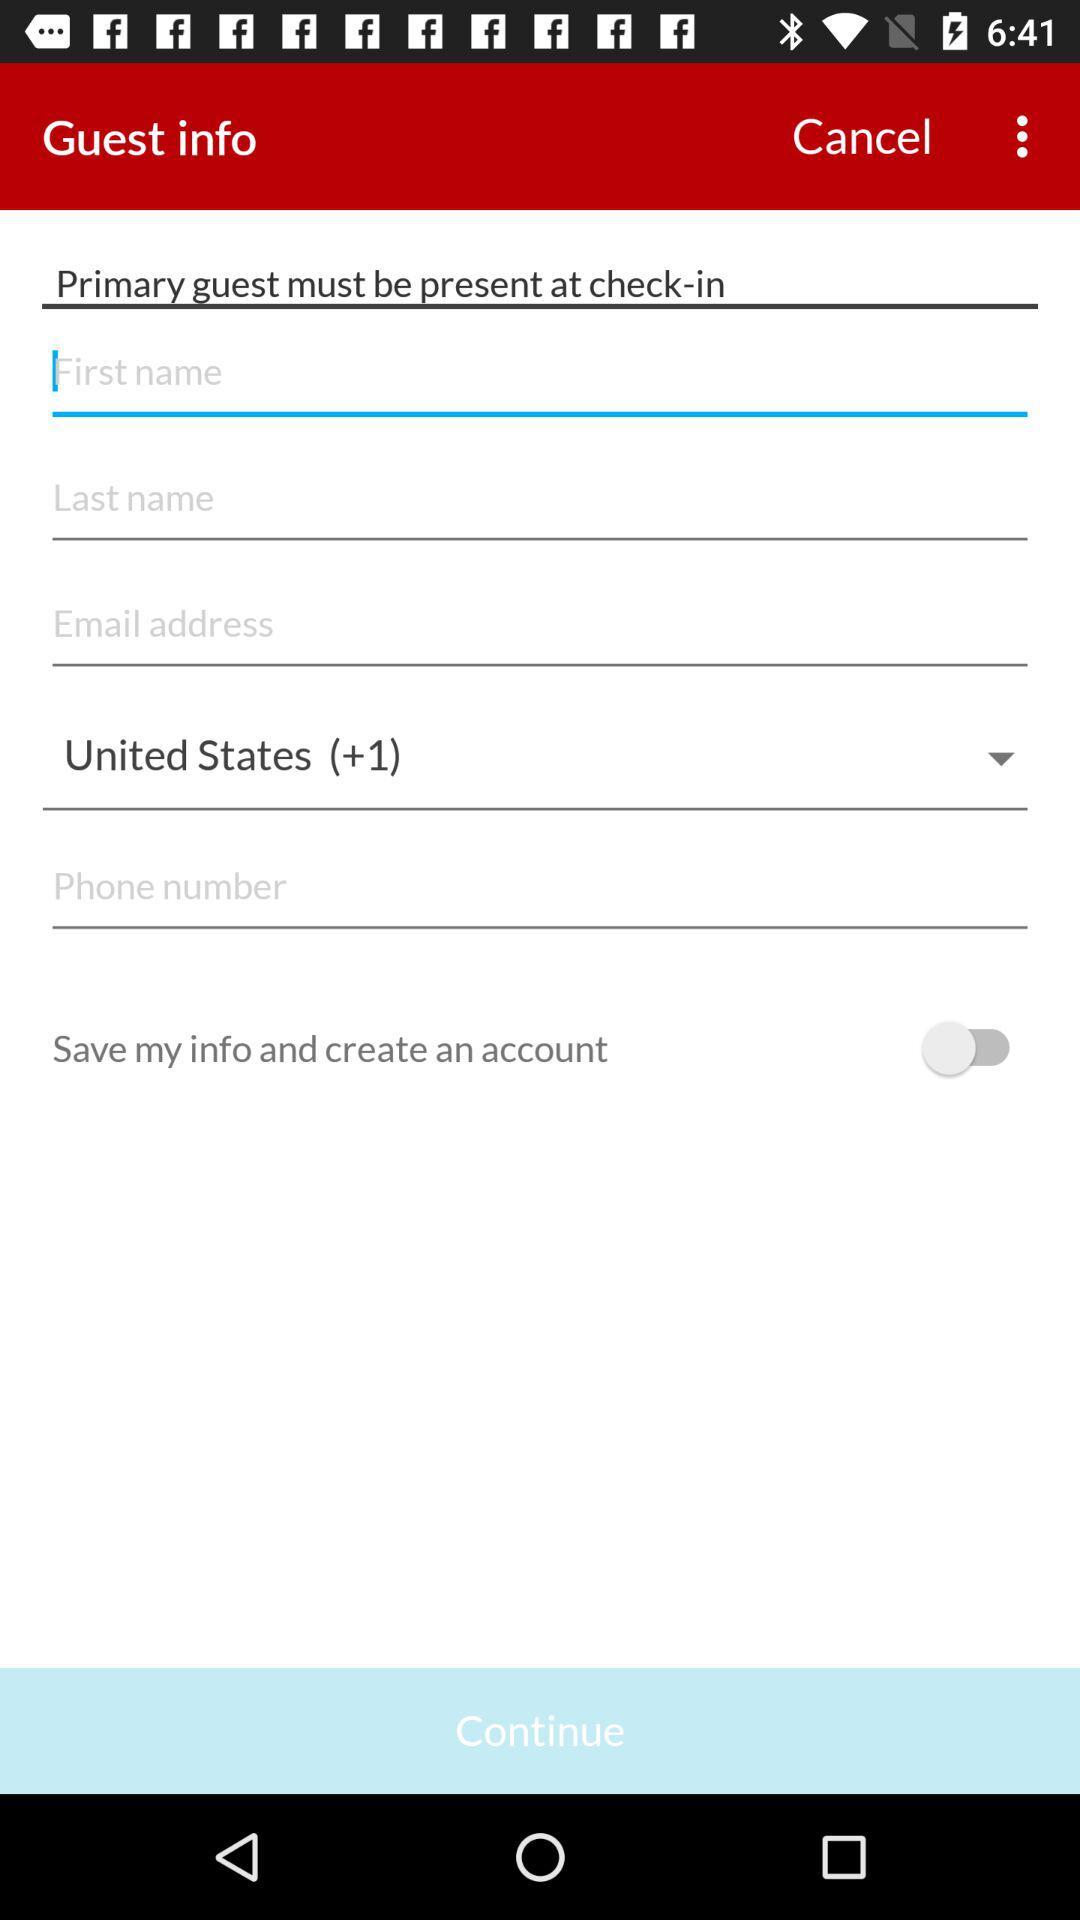  Describe the element at coordinates (540, 498) in the screenshot. I see `create id` at that location.